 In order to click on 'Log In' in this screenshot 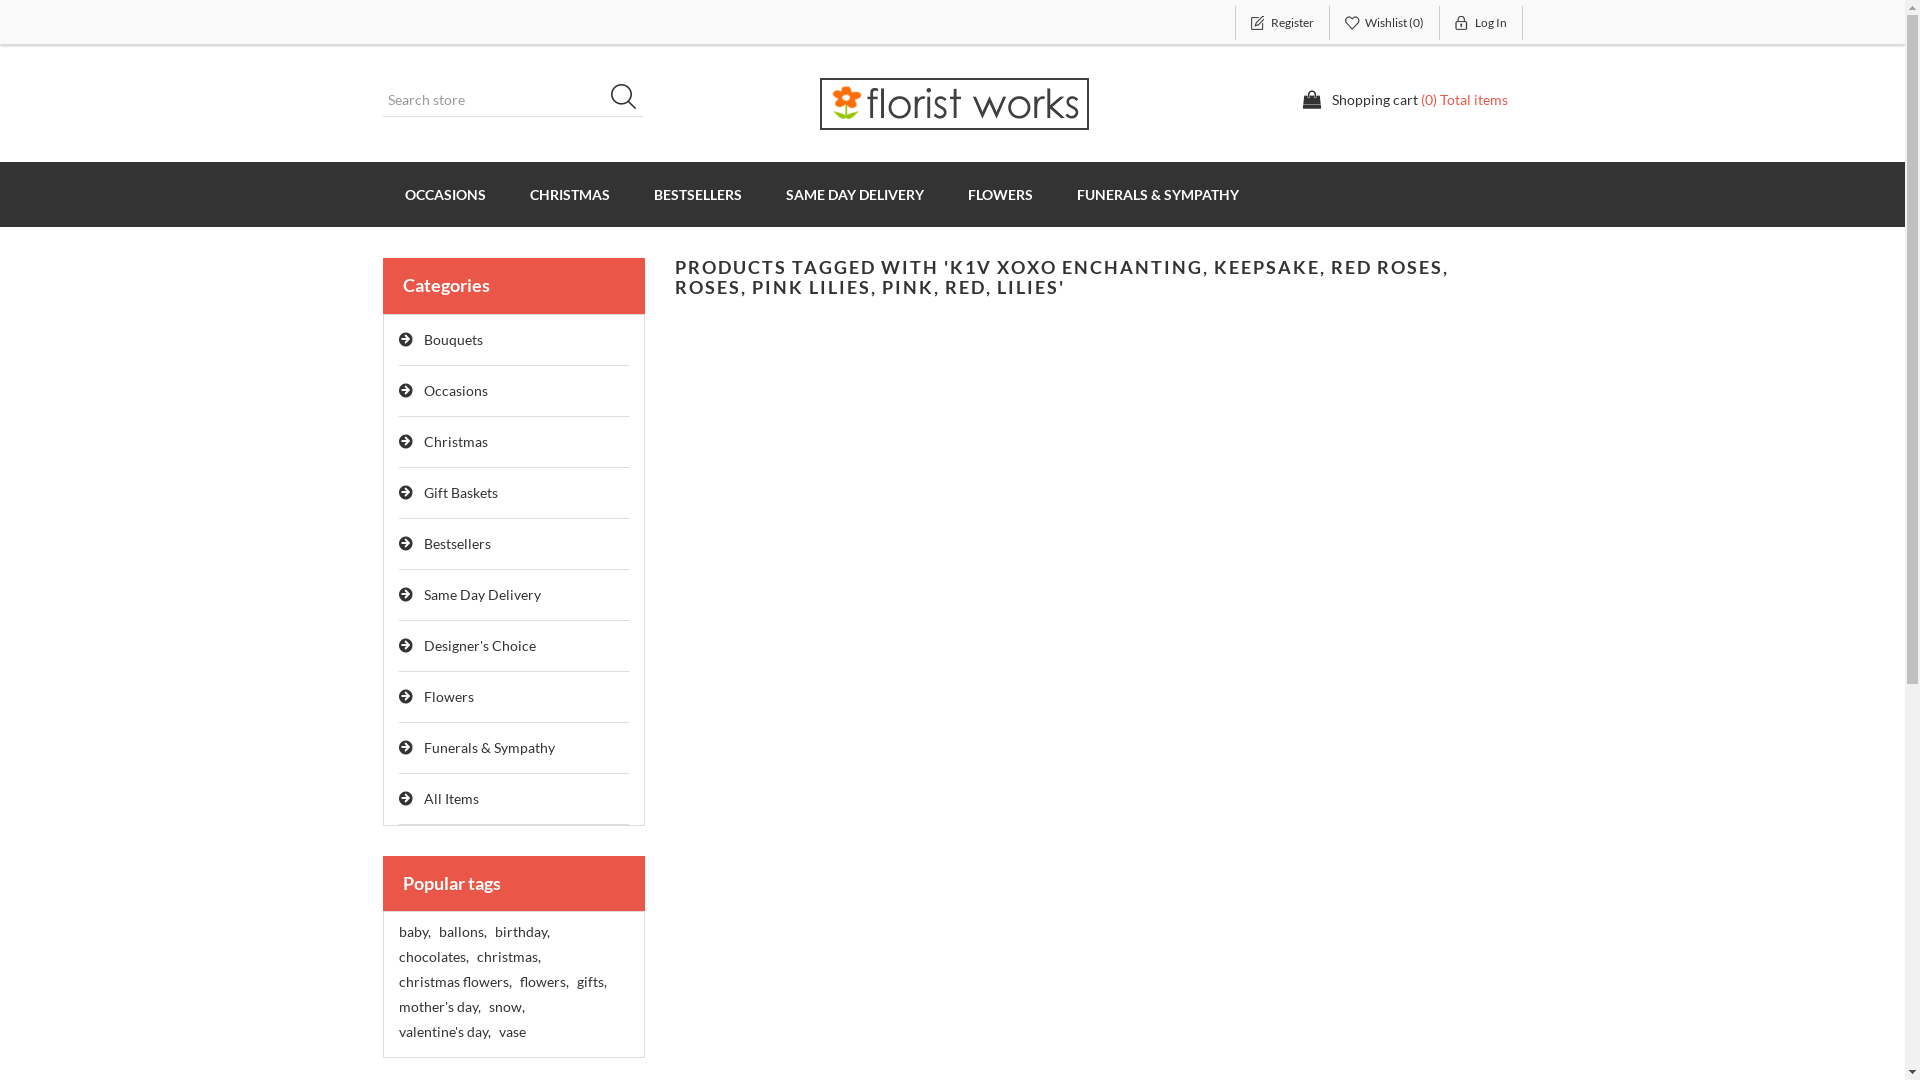, I will do `click(1440, 23)`.